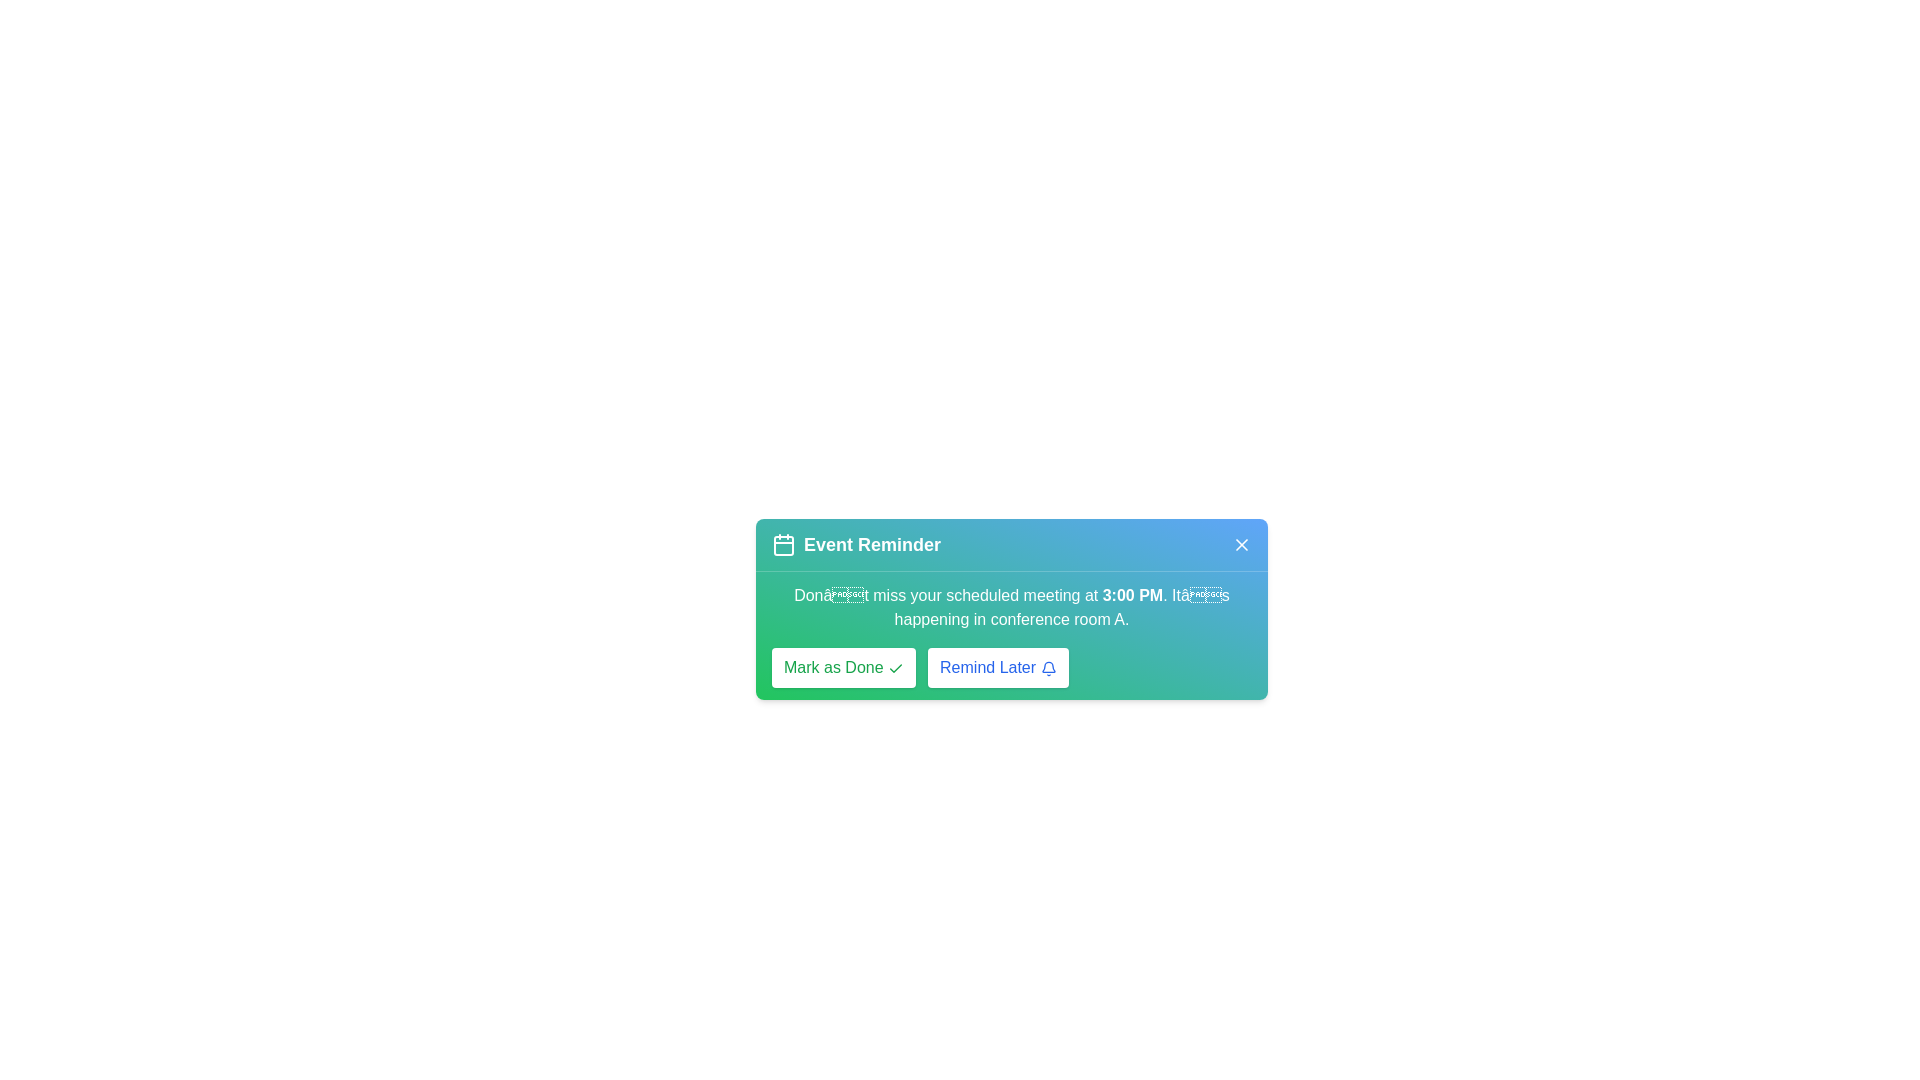  What do you see at coordinates (1012, 636) in the screenshot?
I see `the text content in the EventReminder component` at bounding box center [1012, 636].